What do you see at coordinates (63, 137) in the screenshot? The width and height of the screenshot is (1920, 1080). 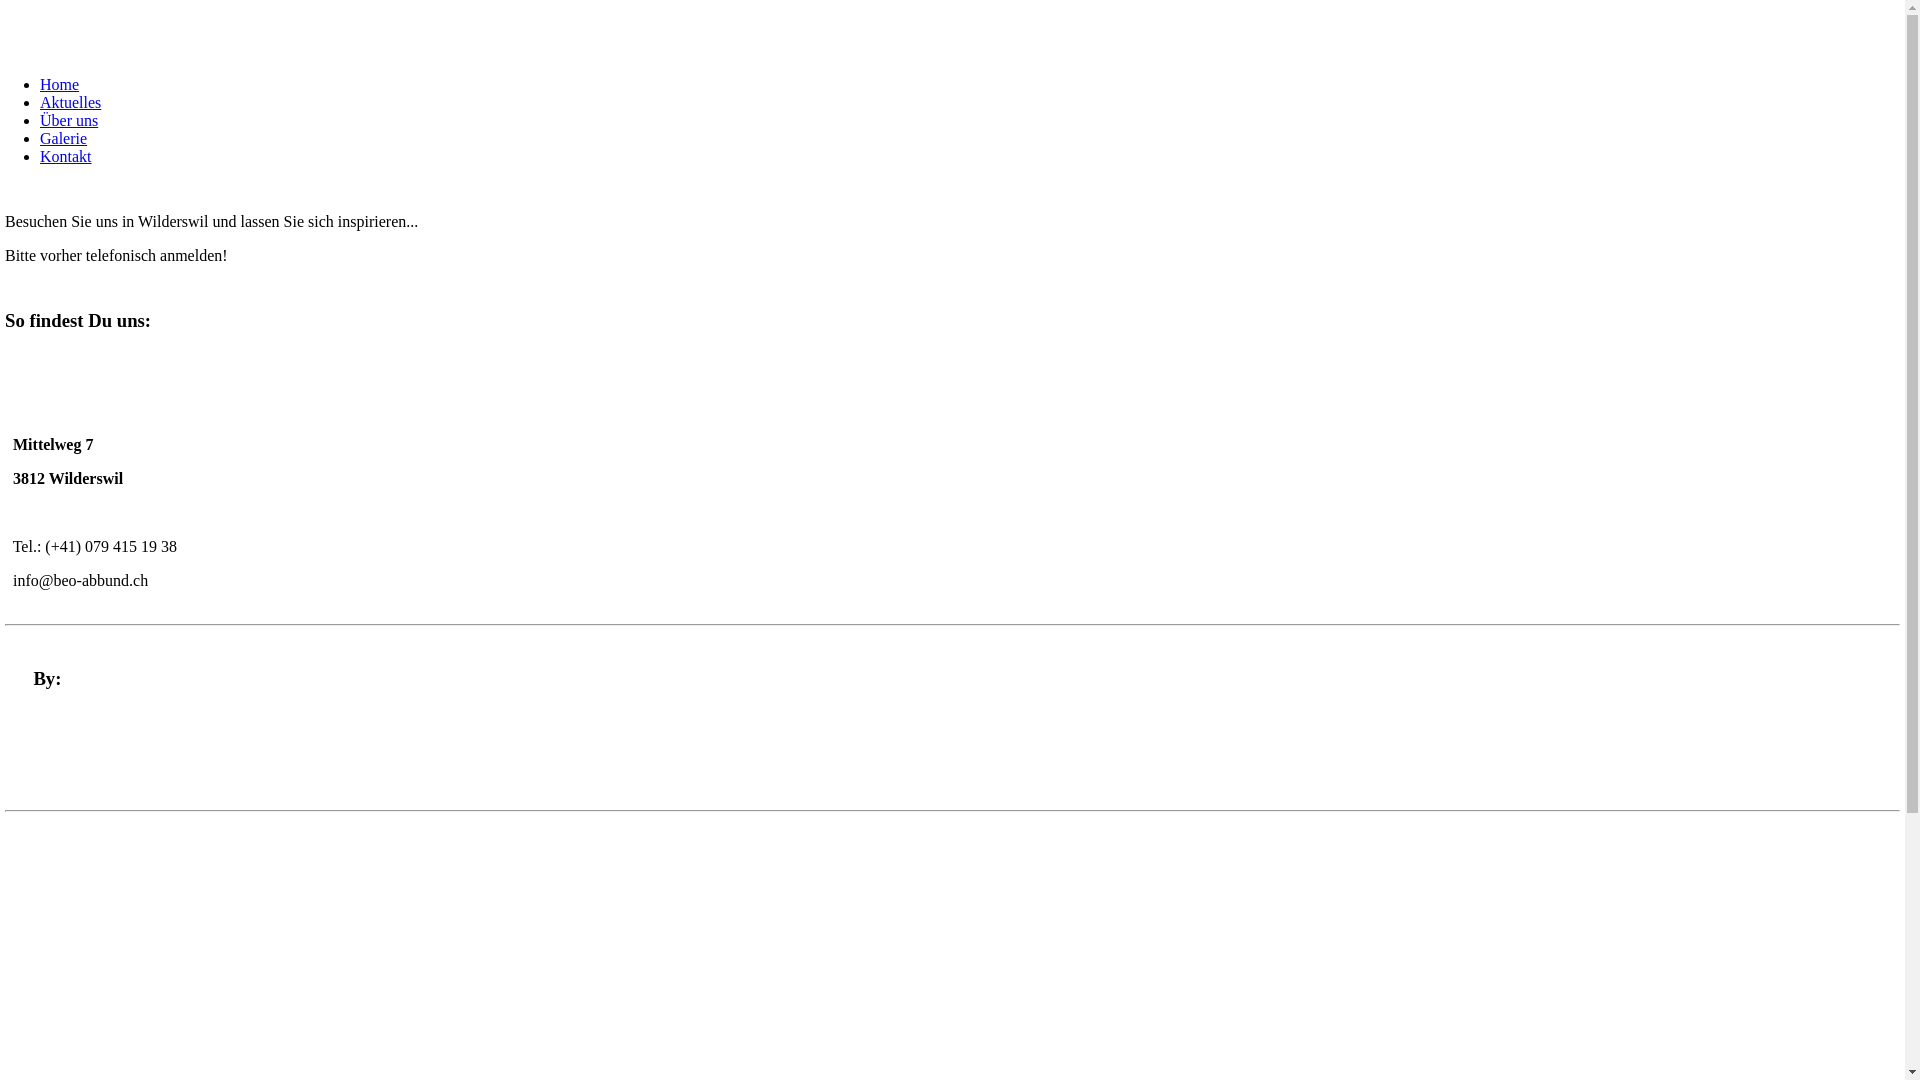 I see `'Galerie'` at bounding box center [63, 137].